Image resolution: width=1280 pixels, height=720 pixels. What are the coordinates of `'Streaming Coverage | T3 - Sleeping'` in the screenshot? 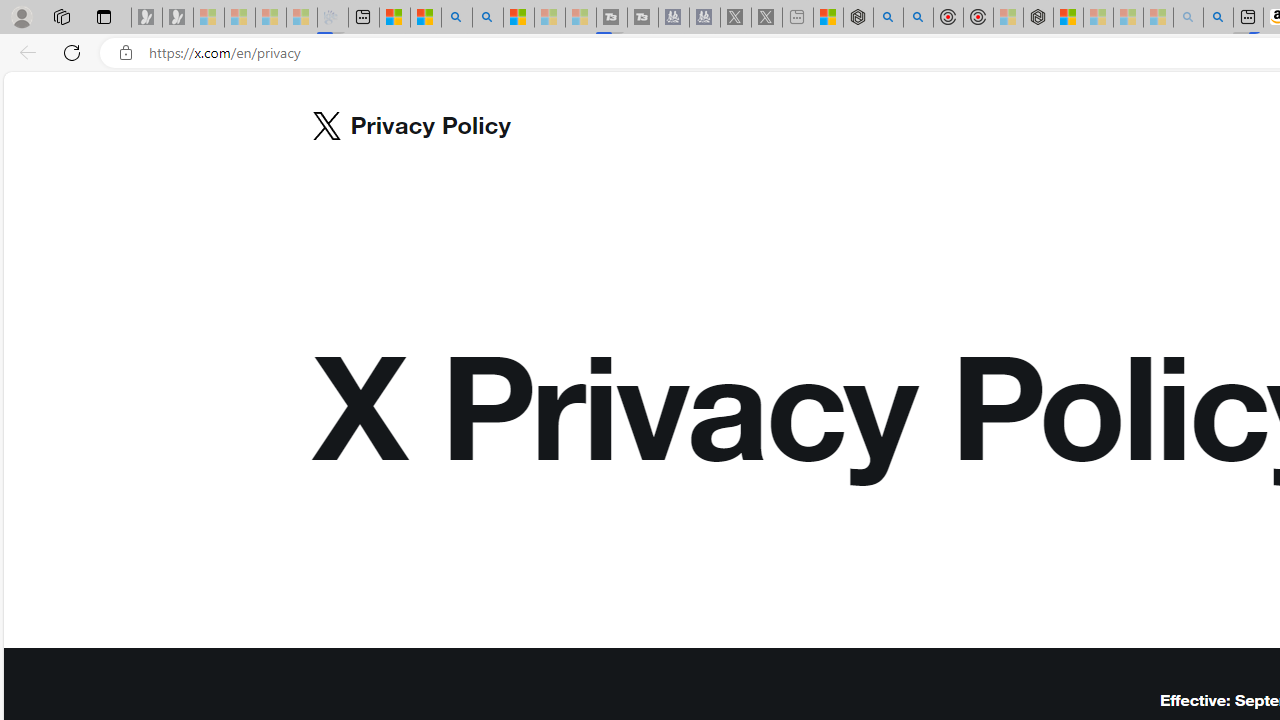 It's located at (610, 17).